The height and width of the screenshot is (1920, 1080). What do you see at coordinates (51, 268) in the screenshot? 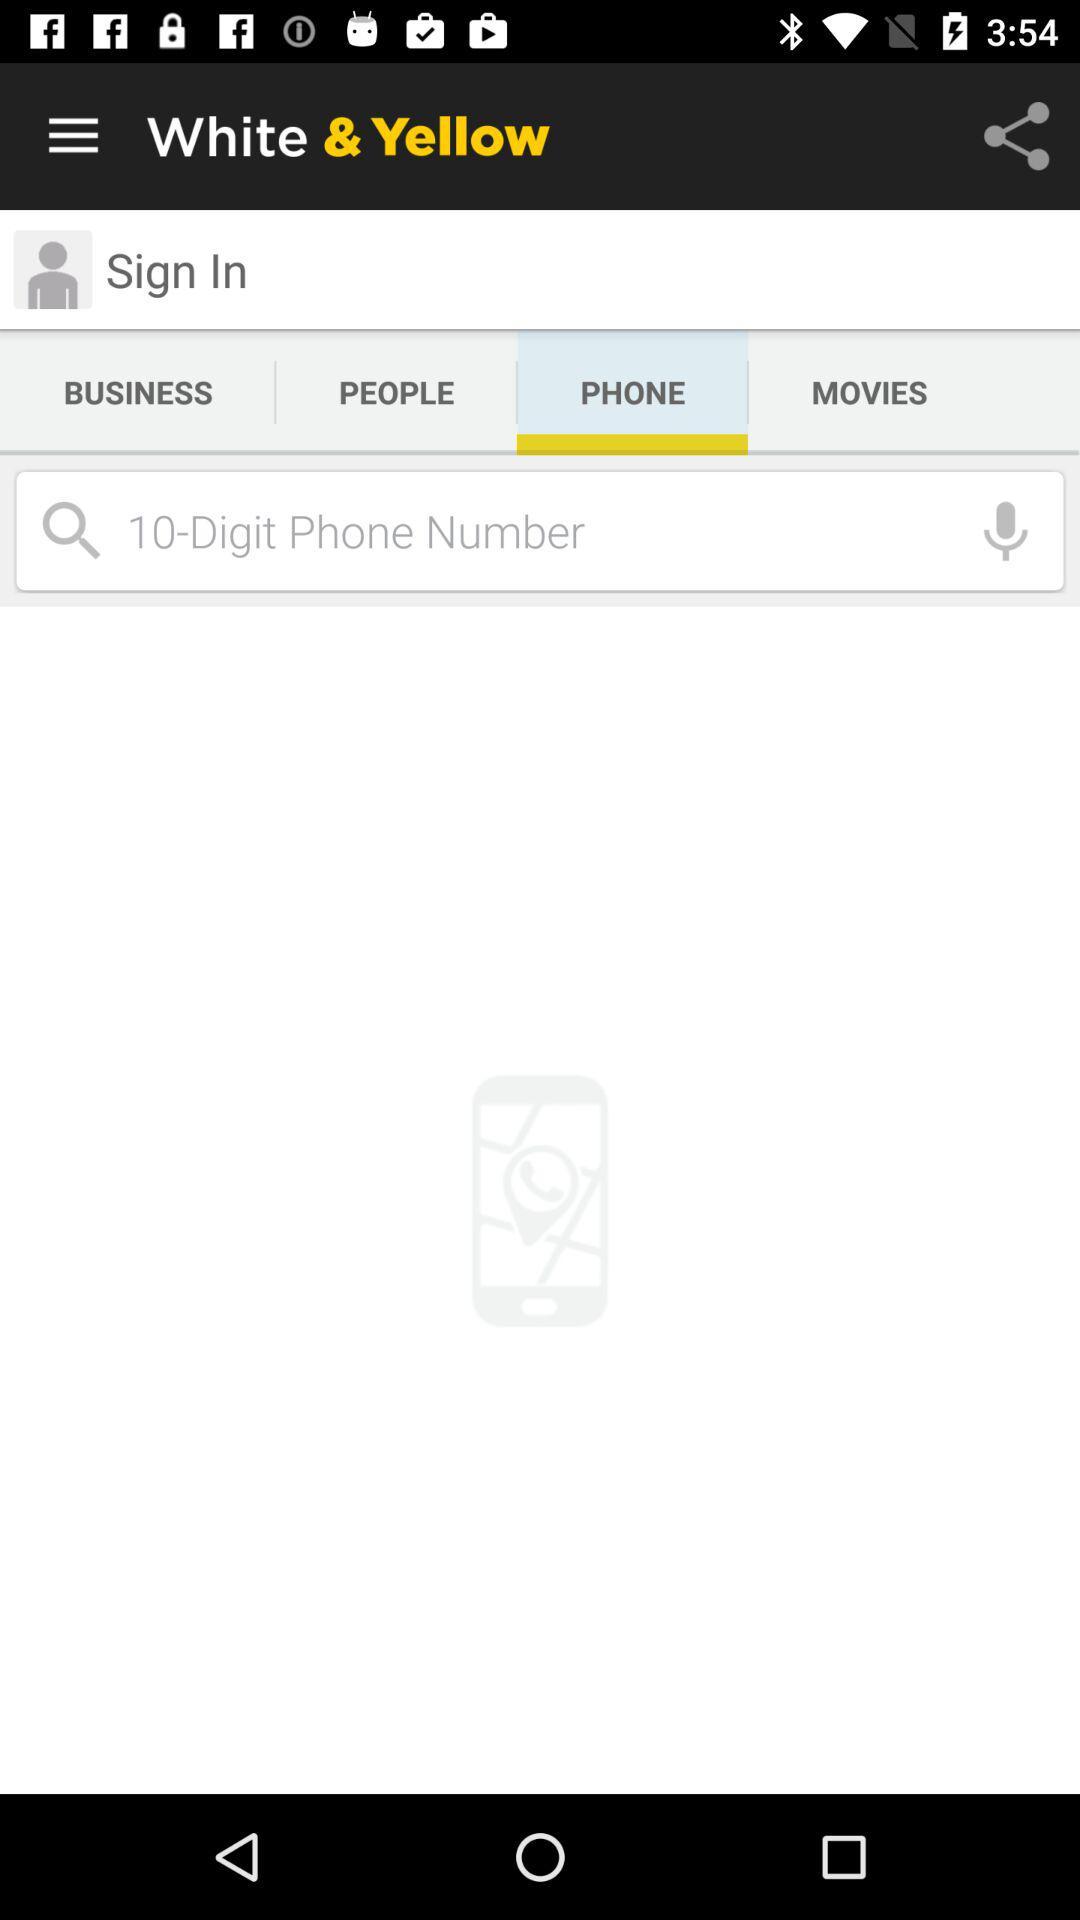
I see `icon next to sign in item` at bounding box center [51, 268].